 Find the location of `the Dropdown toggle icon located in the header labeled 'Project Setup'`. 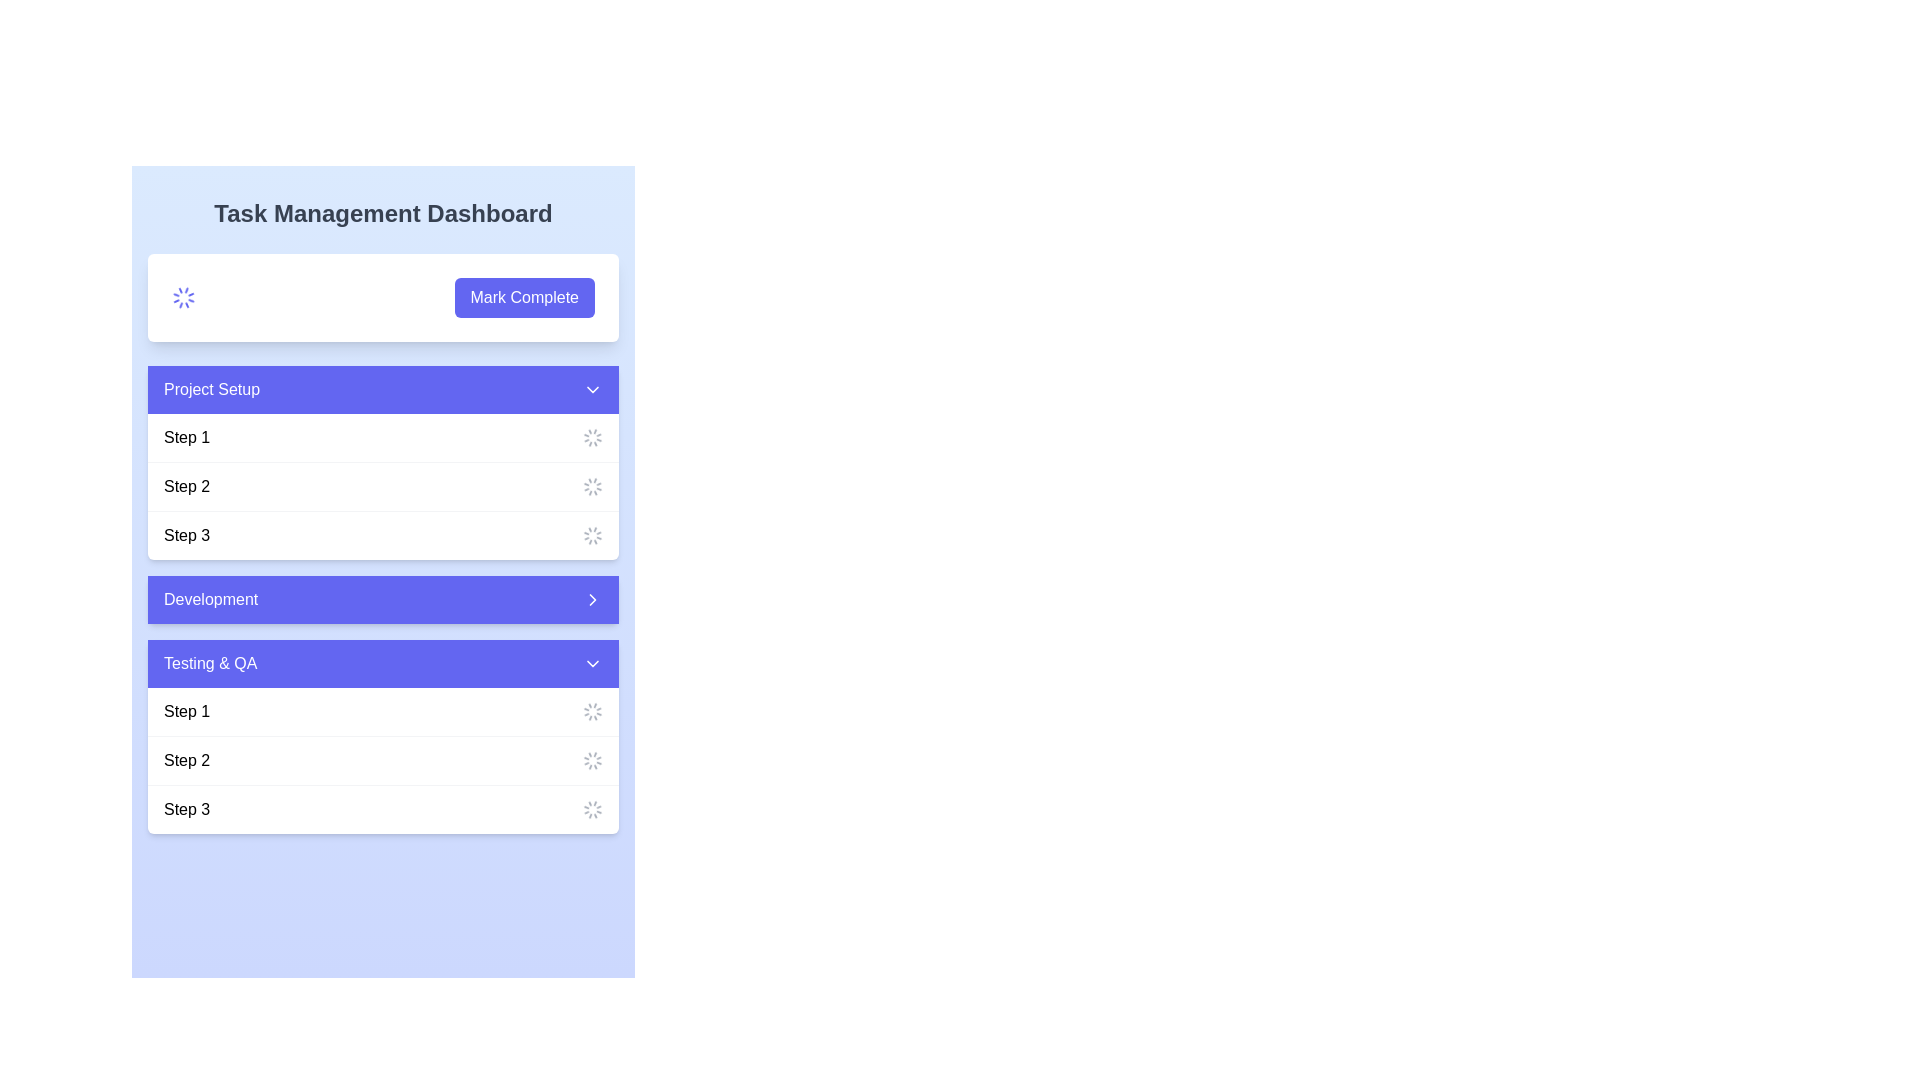

the Dropdown toggle icon located in the header labeled 'Project Setup' is located at coordinates (592, 389).